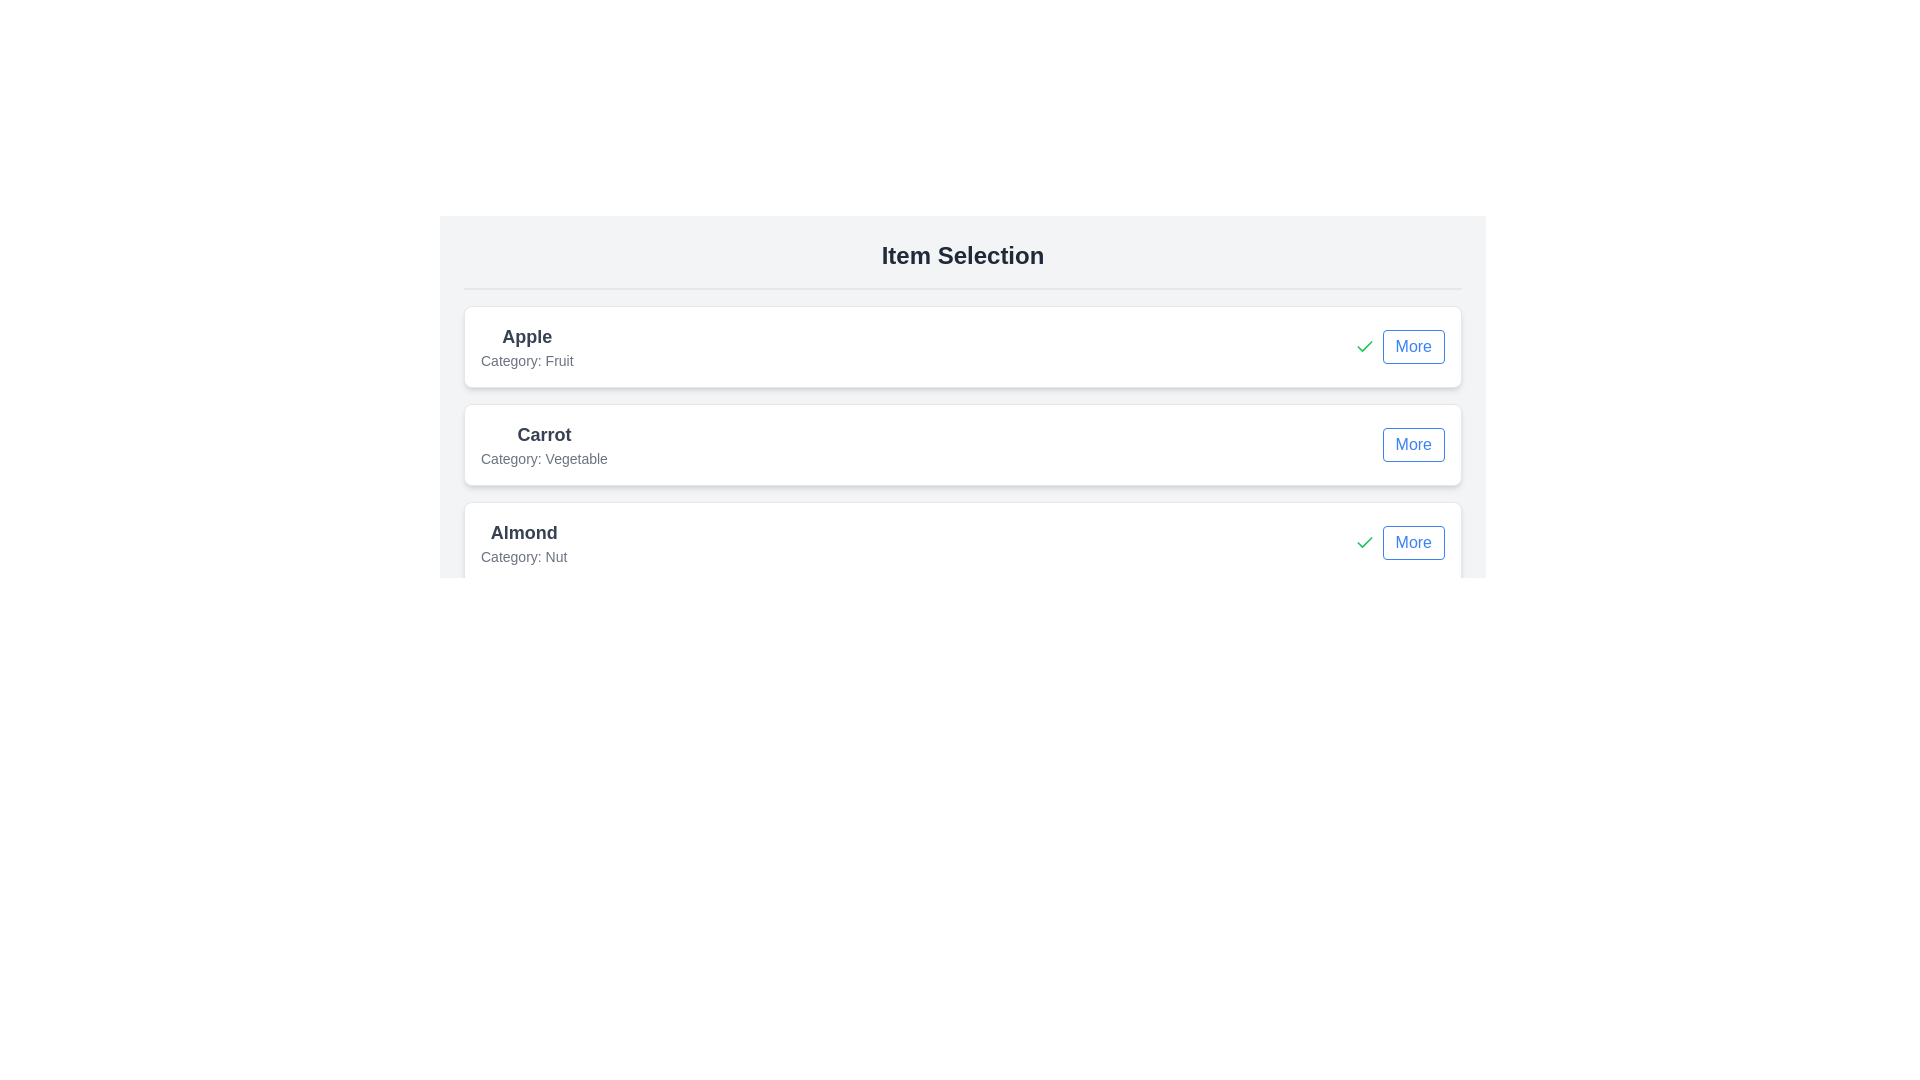  I want to click on text content of the Text Label that serves as a title or heading for the section above the grid of items like 'Apple', 'Carrot', and 'Almond', so click(963, 254).